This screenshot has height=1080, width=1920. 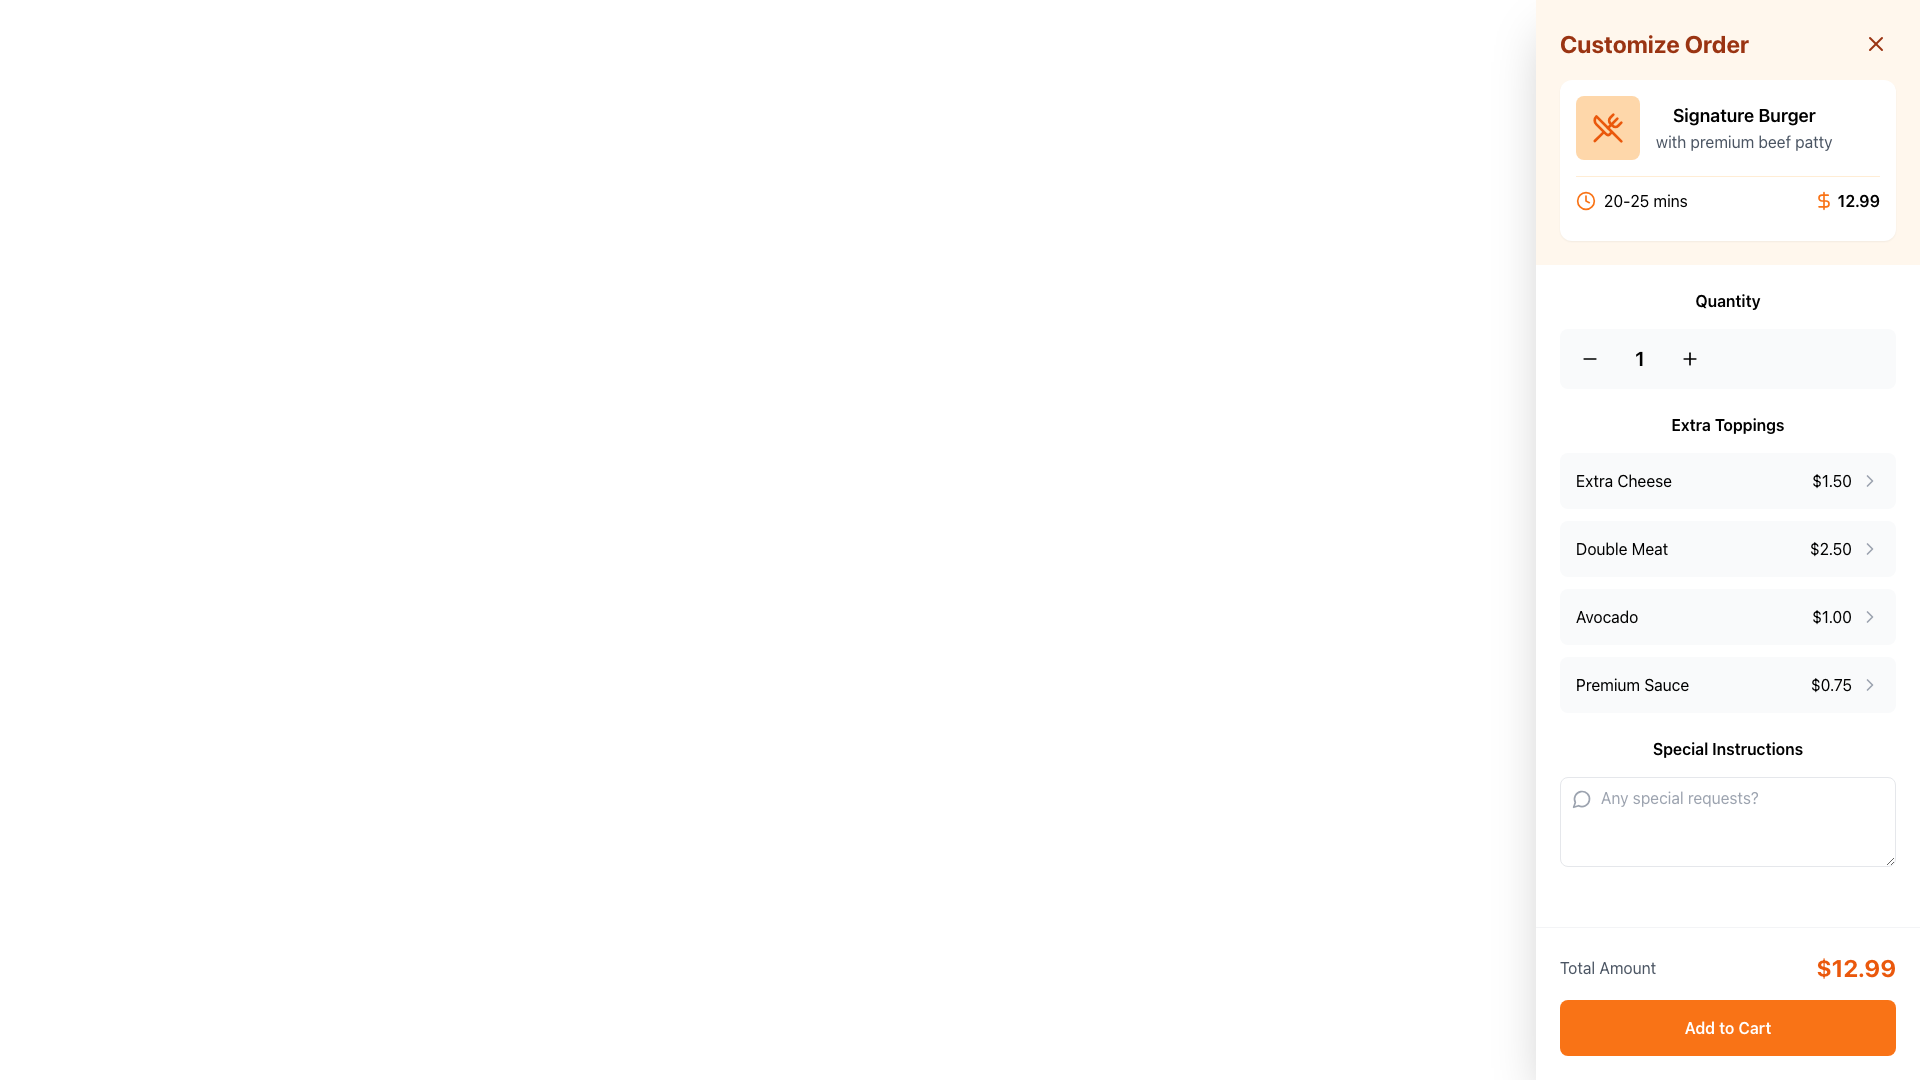 What do you see at coordinates (1624, 481) in the screenshot?
I see `the 'Extra Cheese' label in the 'Extra Toppings' section of the order customization layout` at bounding box center [1624, 481].